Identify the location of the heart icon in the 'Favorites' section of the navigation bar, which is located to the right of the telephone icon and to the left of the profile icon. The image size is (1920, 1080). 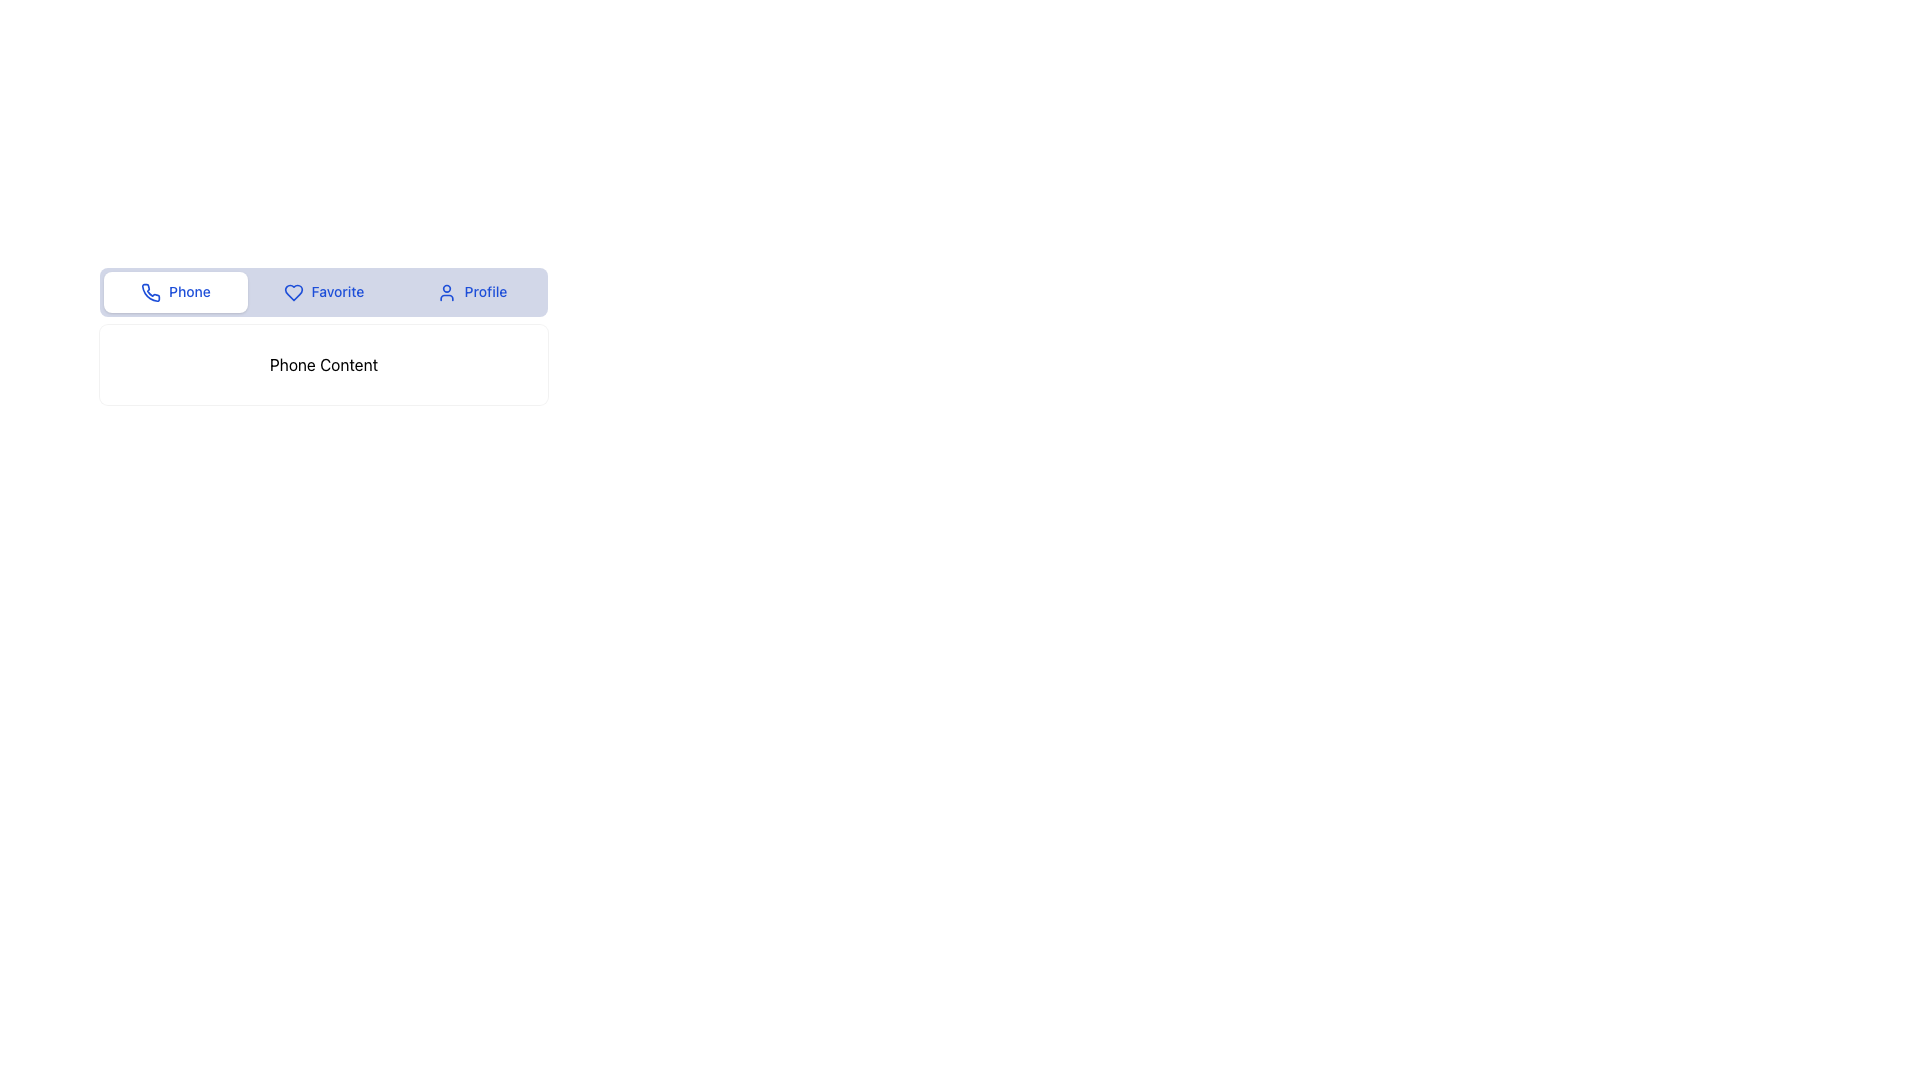
(292, 293).